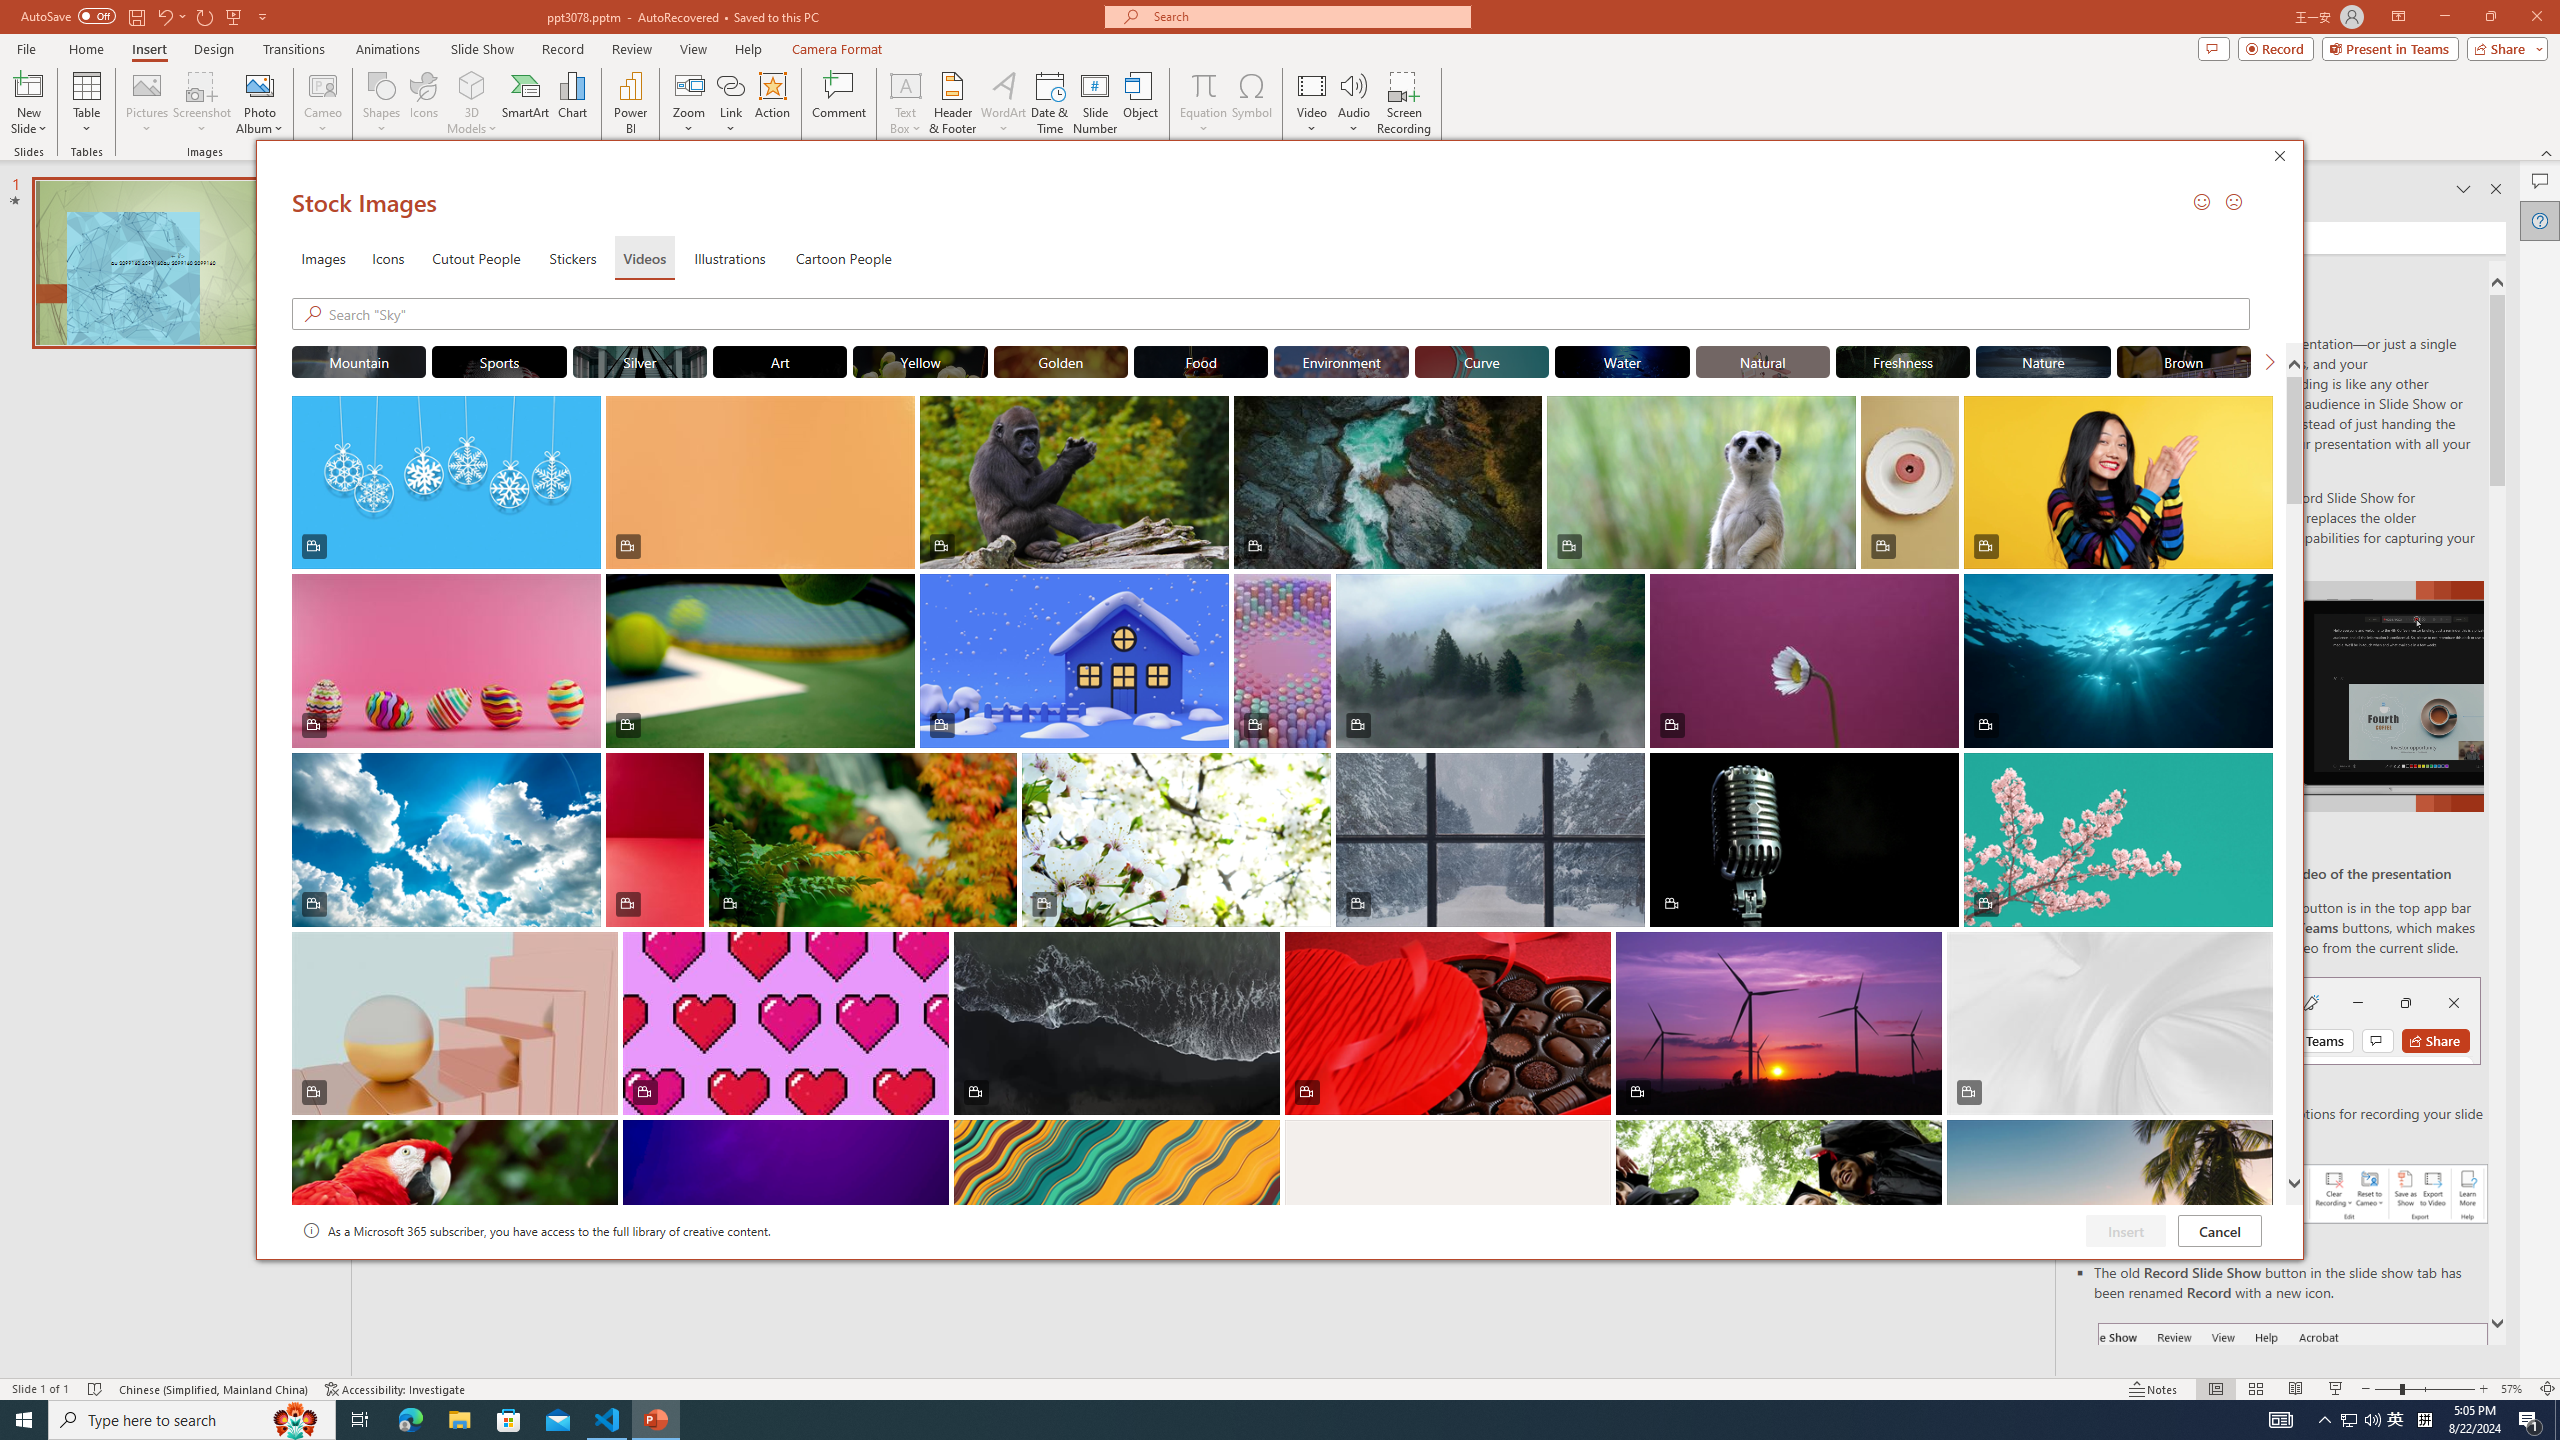 The height and width of the screenshot is (1440, 2560). What do you see at coordinates (640, 360) in the screenshot?
I see `'"Silver" Stock Videos.'` at bounding box center [640, 360].